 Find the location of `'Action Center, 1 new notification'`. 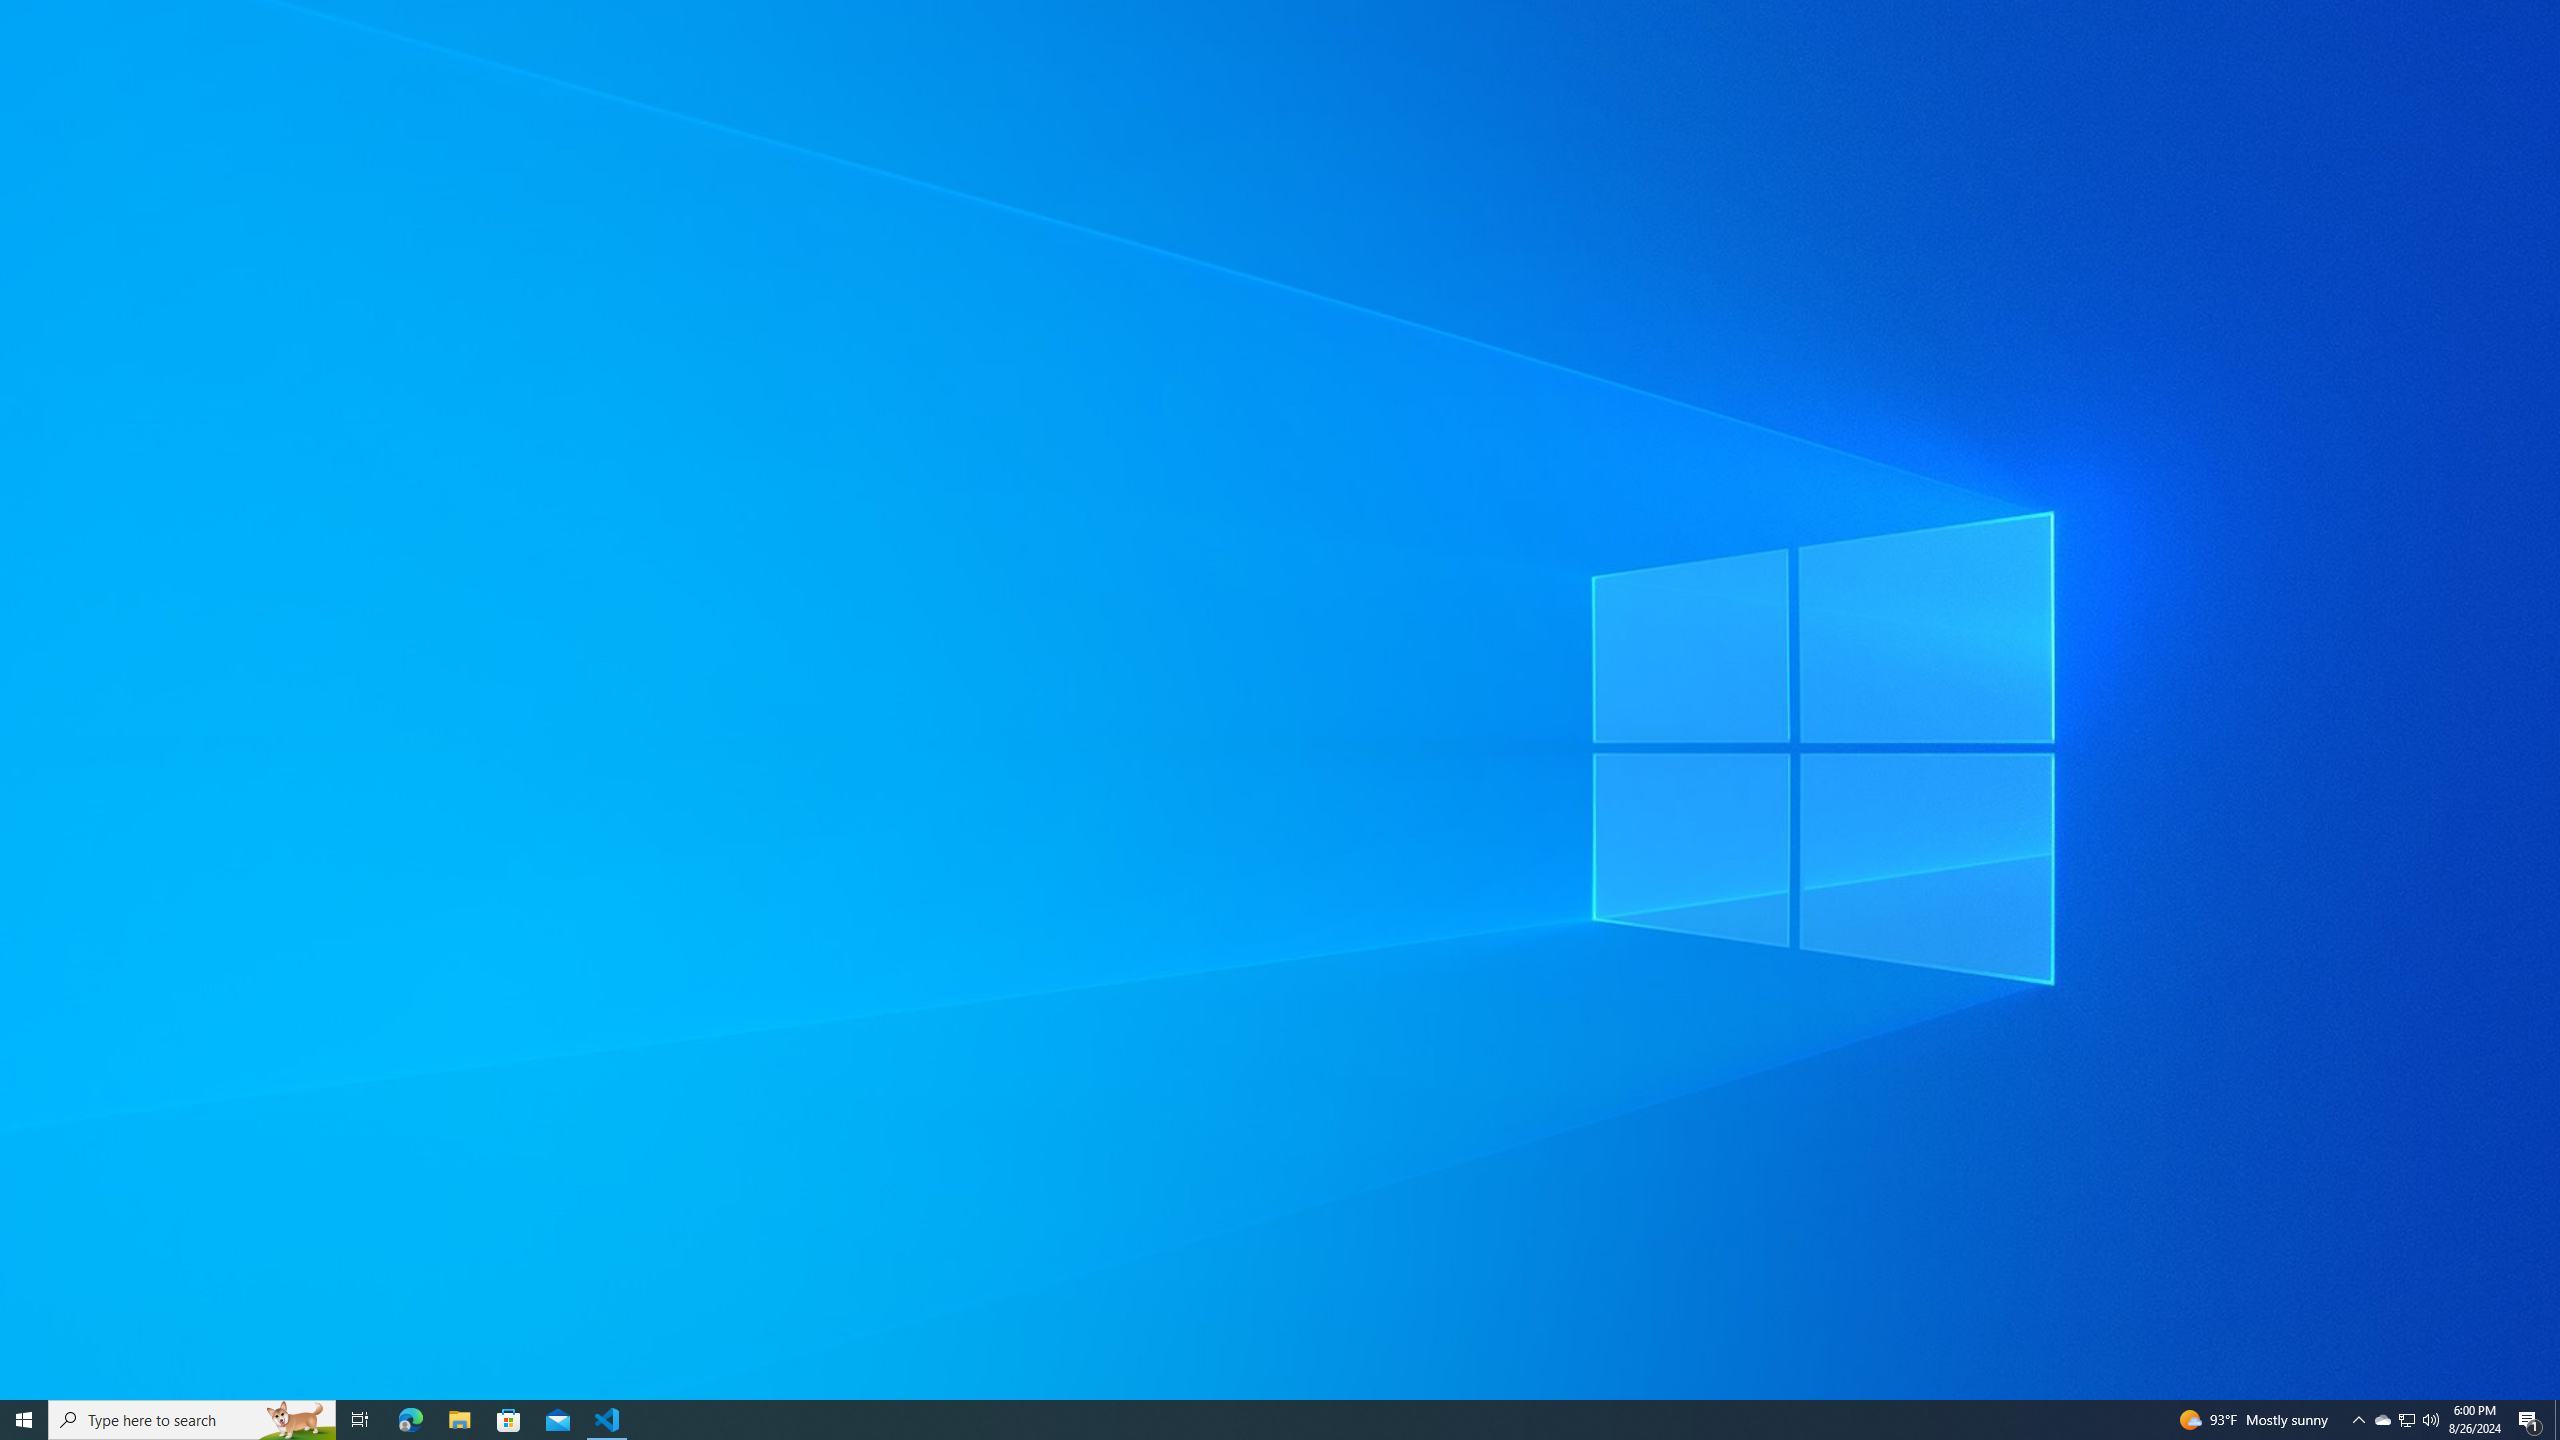

'Action Center, 1 new notification' is located at coordinates (2530, 1418).